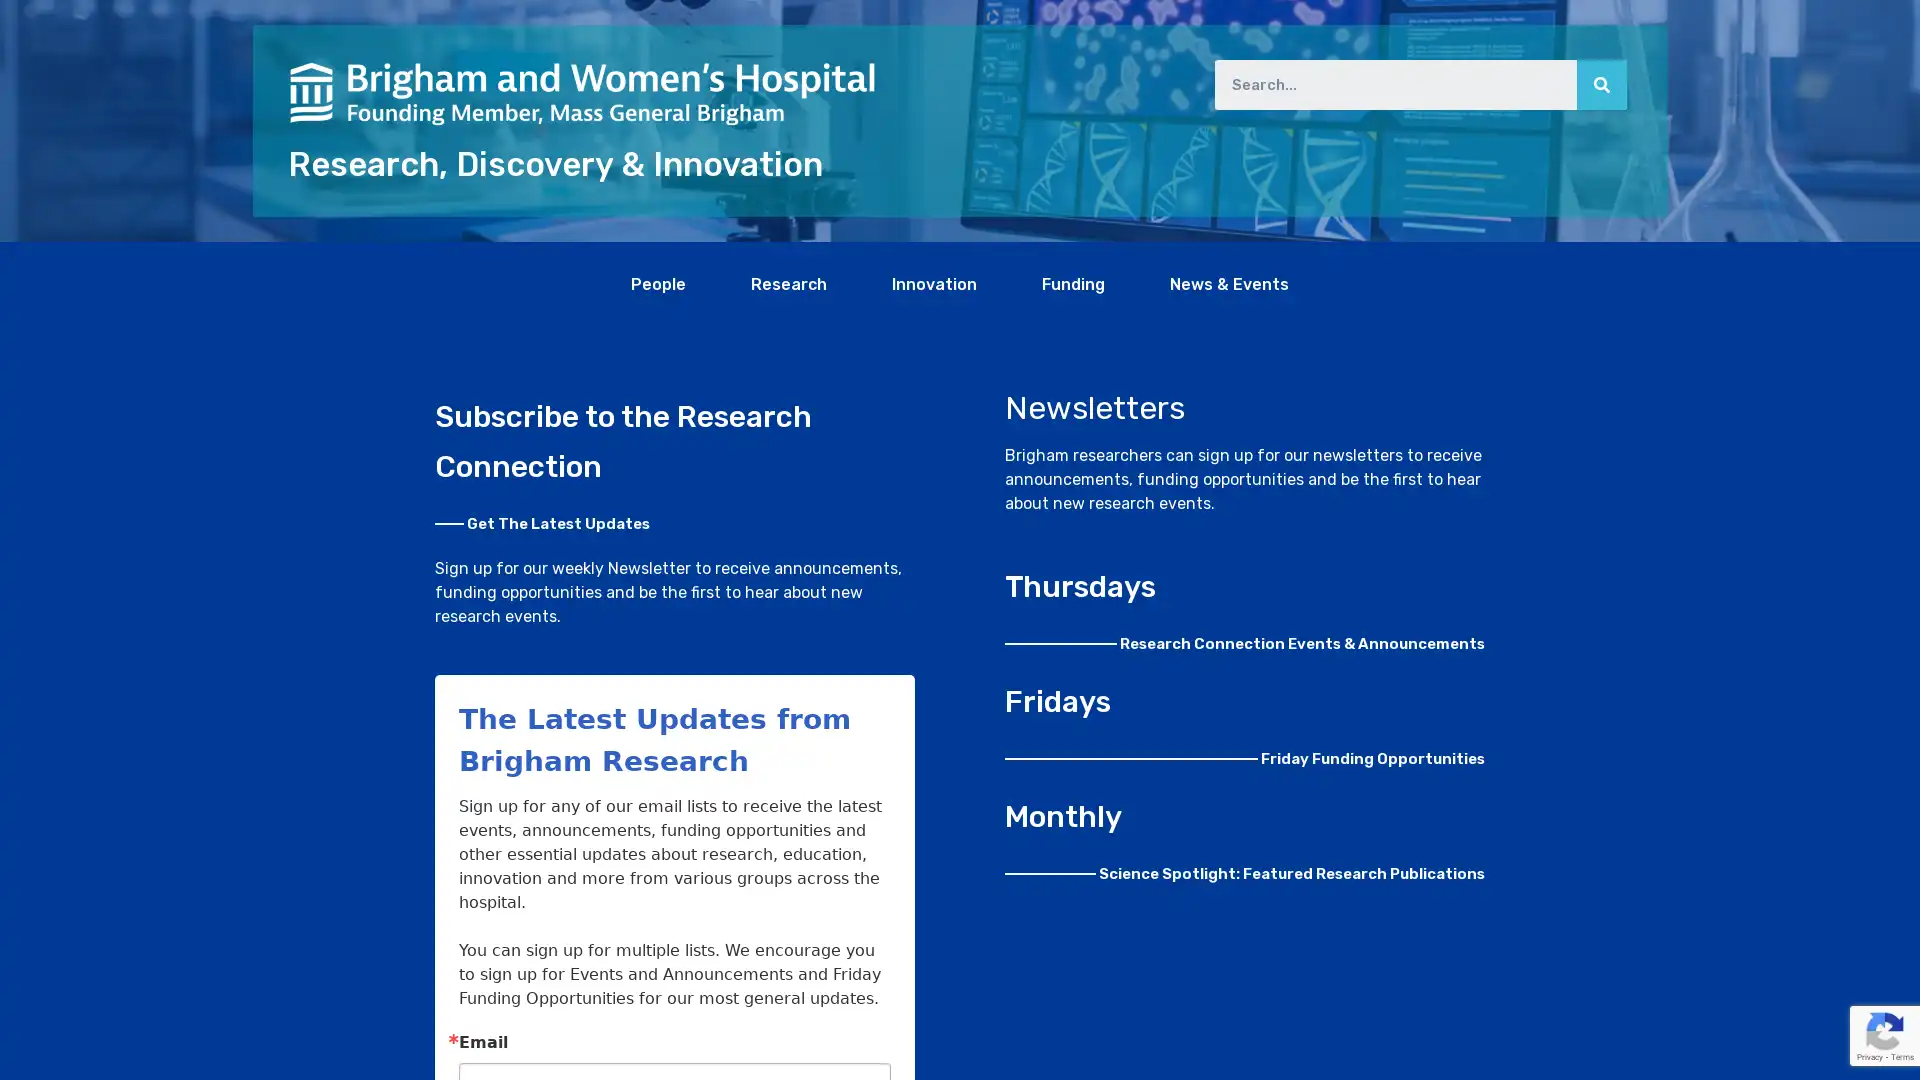 The width and height of the screenshot is (1920, 1080). What do you see at coordinates (1601, 83) in the screenshot?
I see `Search` at bounding box center [1601, 83].